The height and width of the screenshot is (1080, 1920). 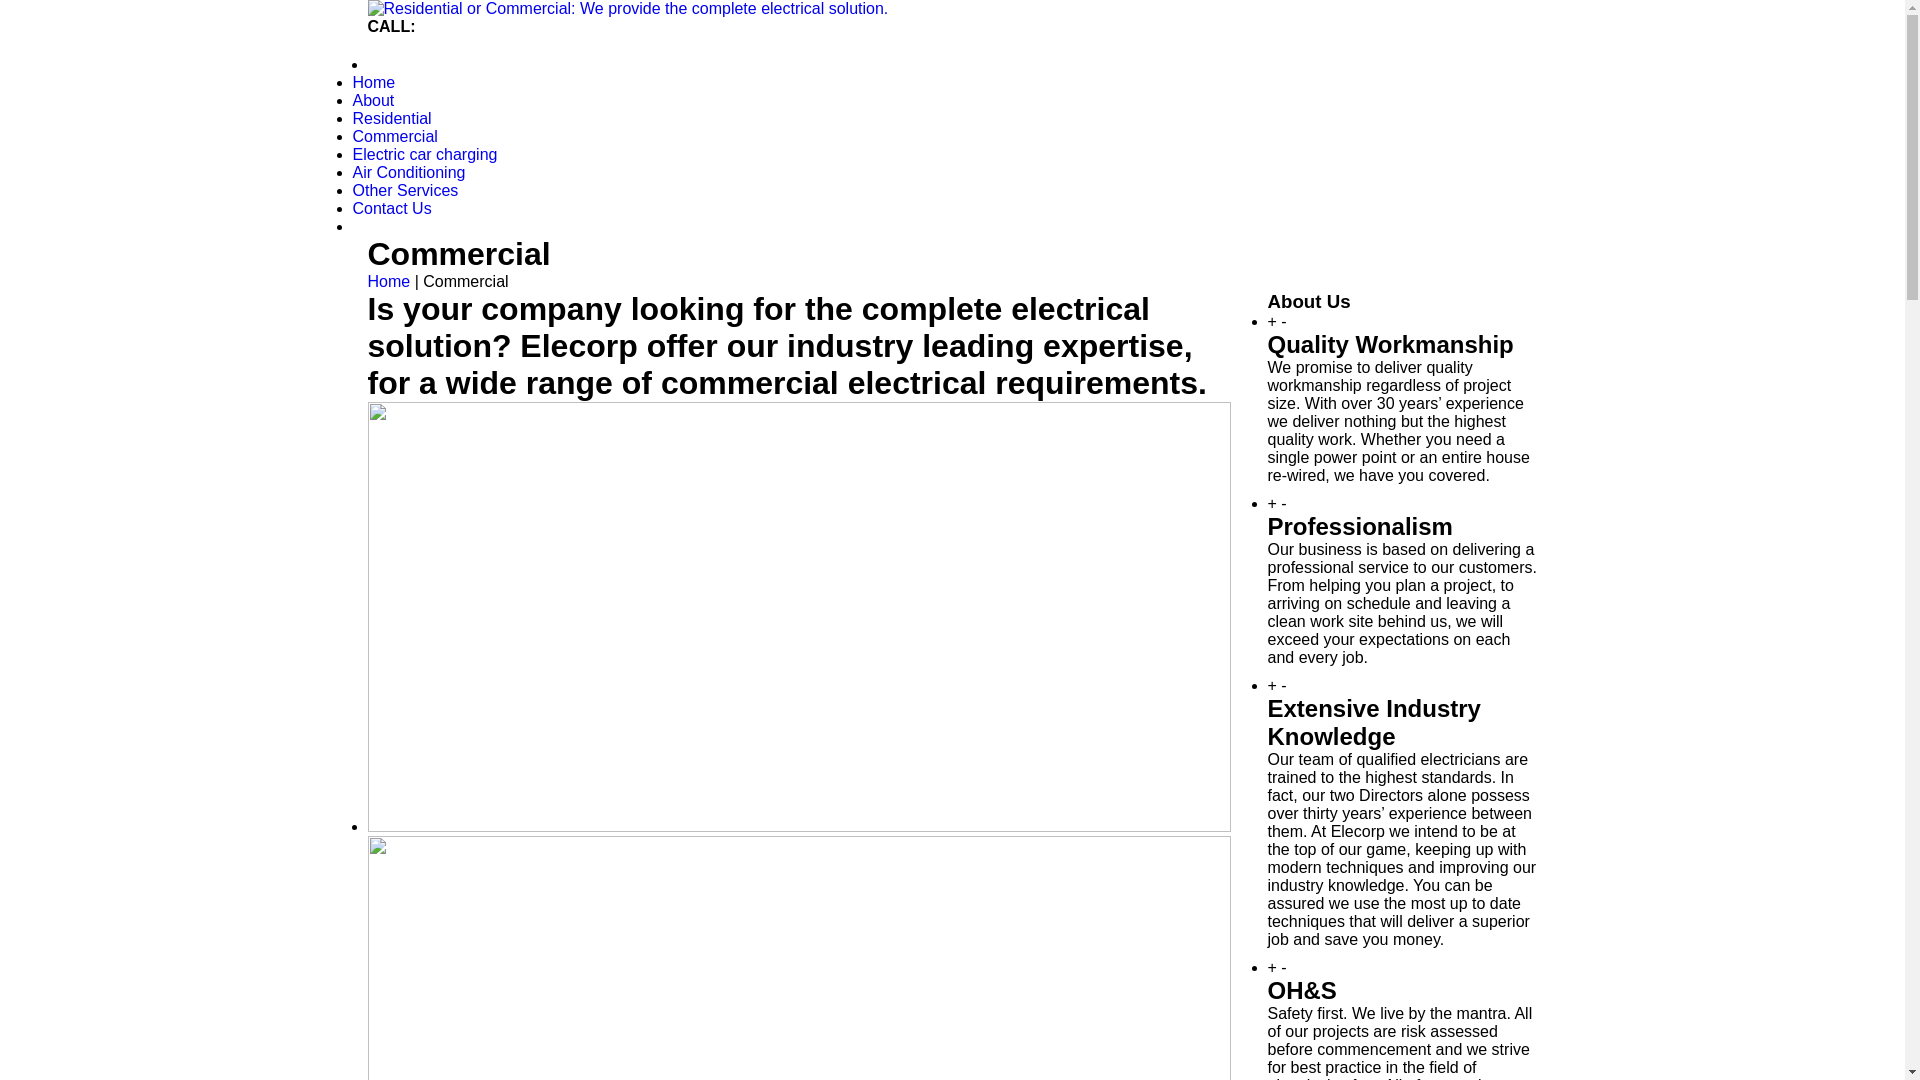 What do you see at coordinates (391, 208) in the screenshot?
I see `'Contact Us'` at bounding box center [391, 208].